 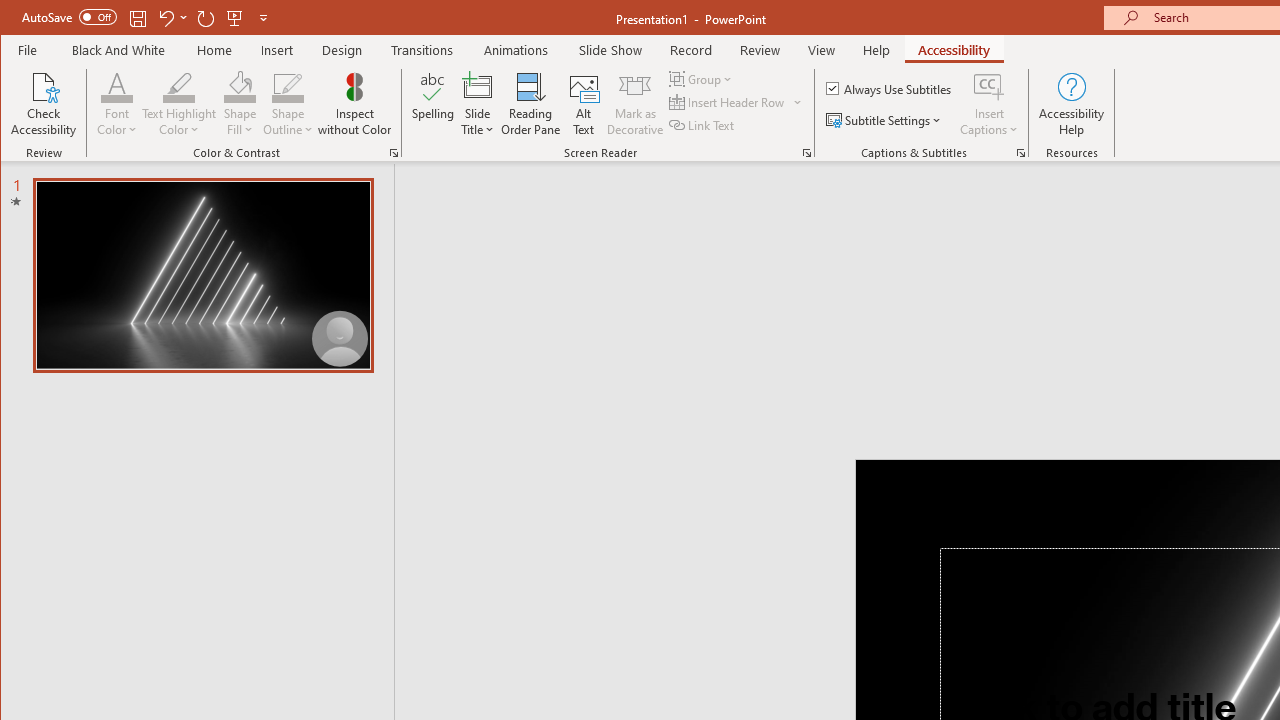 I want to click on 'Accessibility Help', so click(x=1071, y=104).